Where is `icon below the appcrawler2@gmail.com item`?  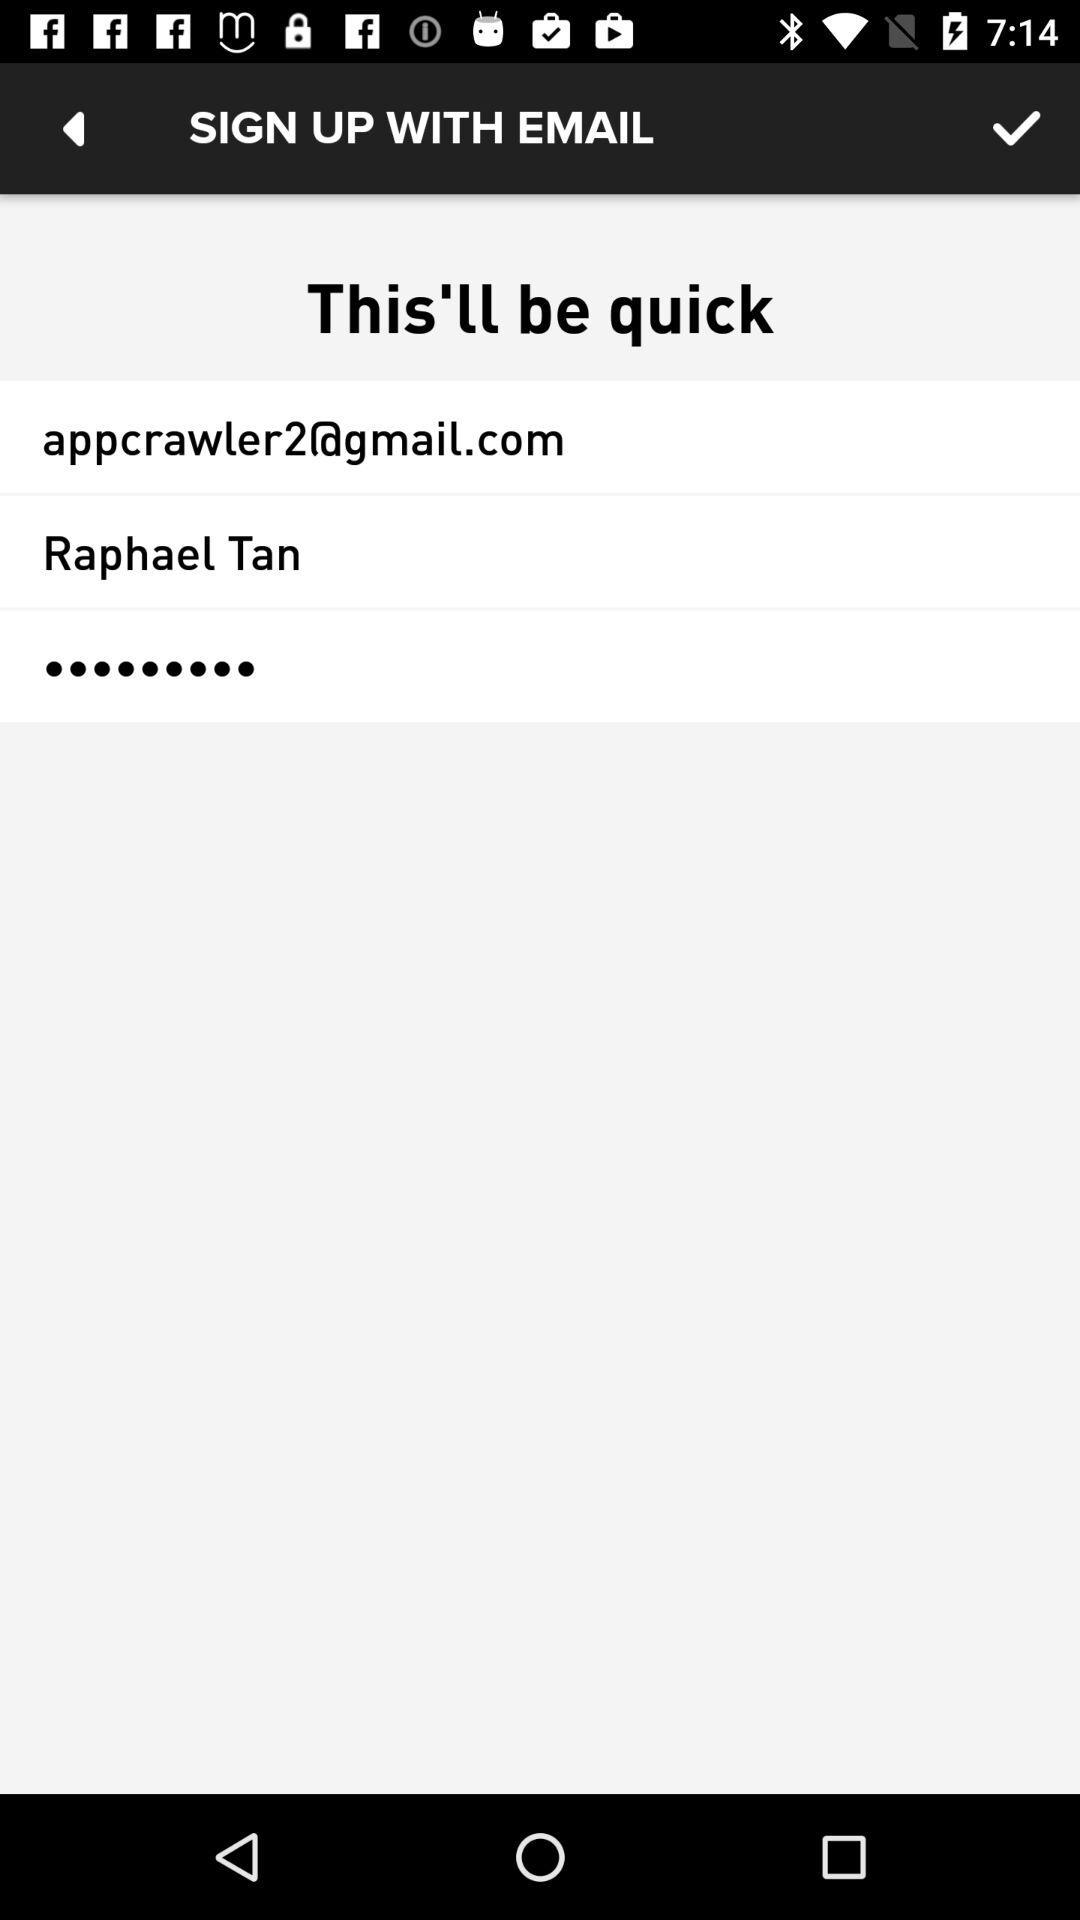 icon below the appcrawler2@gmail.com item is located at coordinates (540, 551).